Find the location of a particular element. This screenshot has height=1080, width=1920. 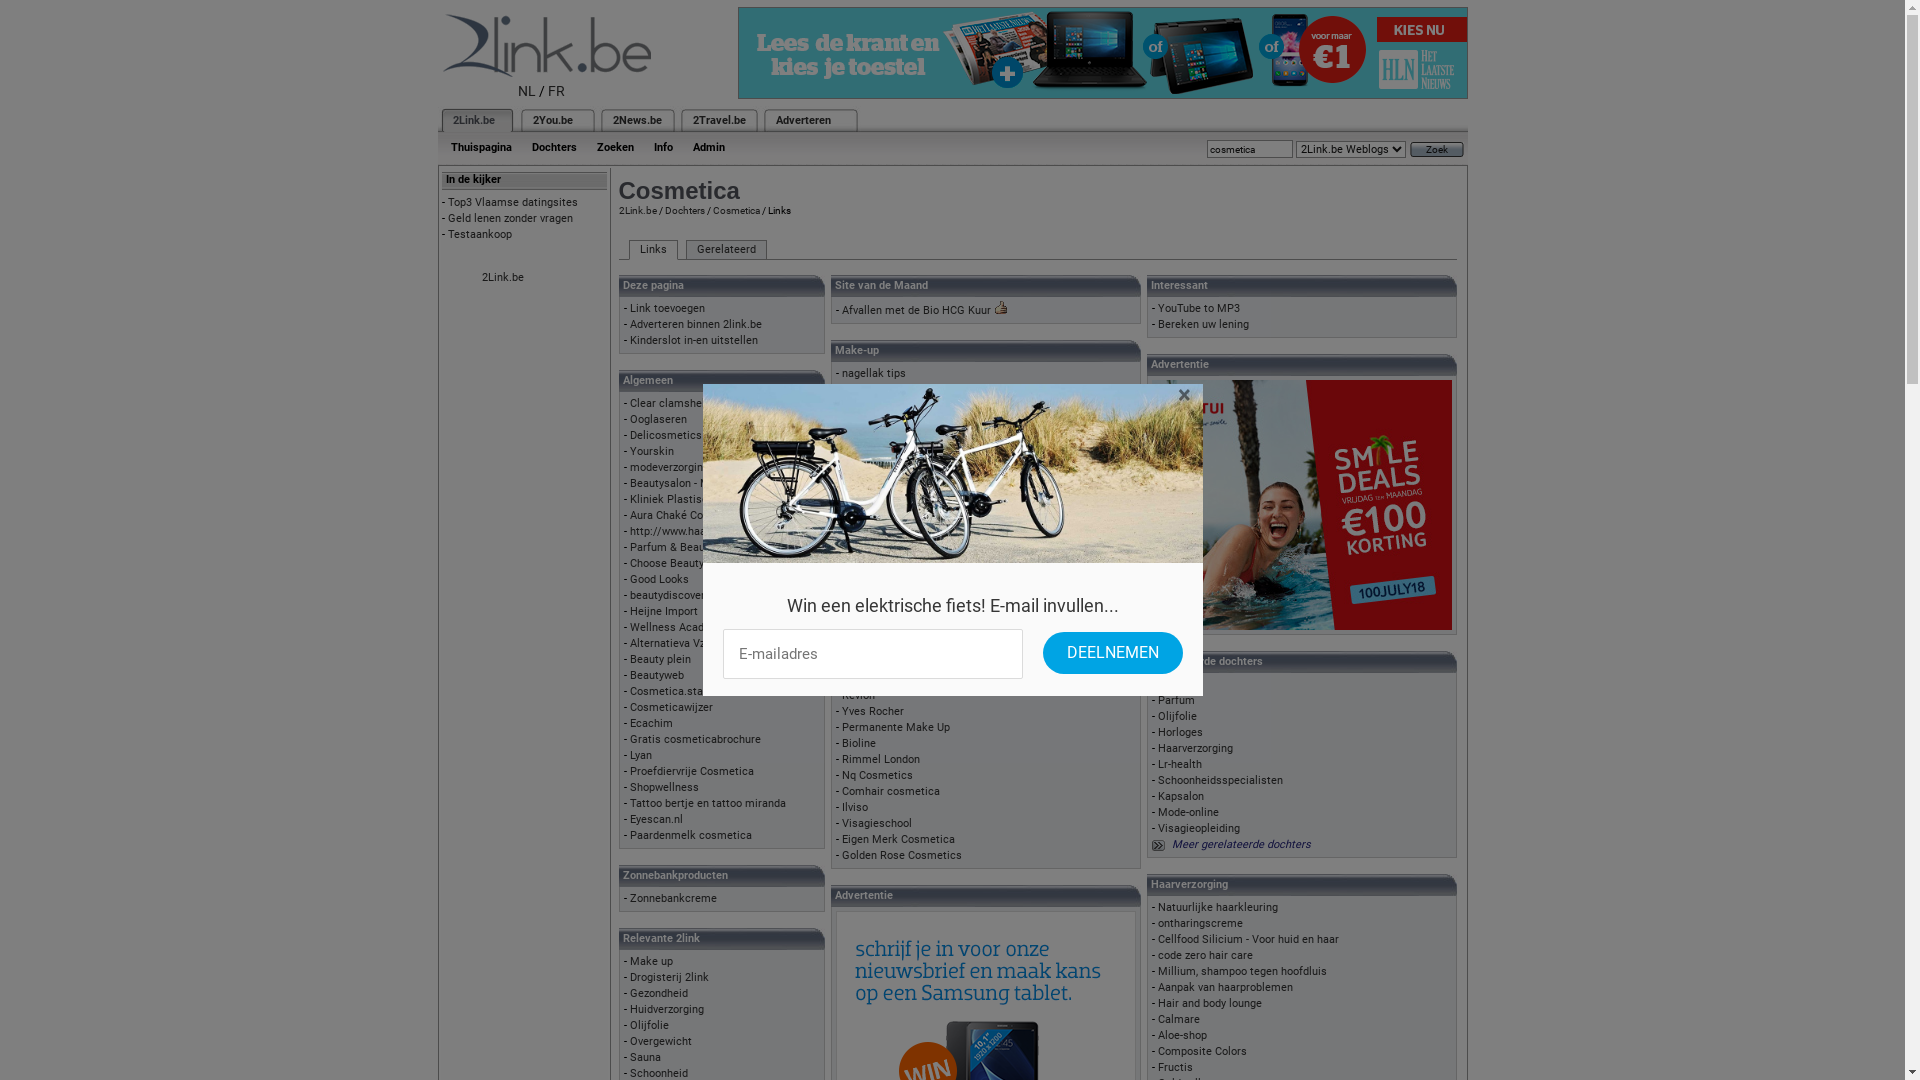

'Visagieopleiding' is located at coordinates (1199, 828).